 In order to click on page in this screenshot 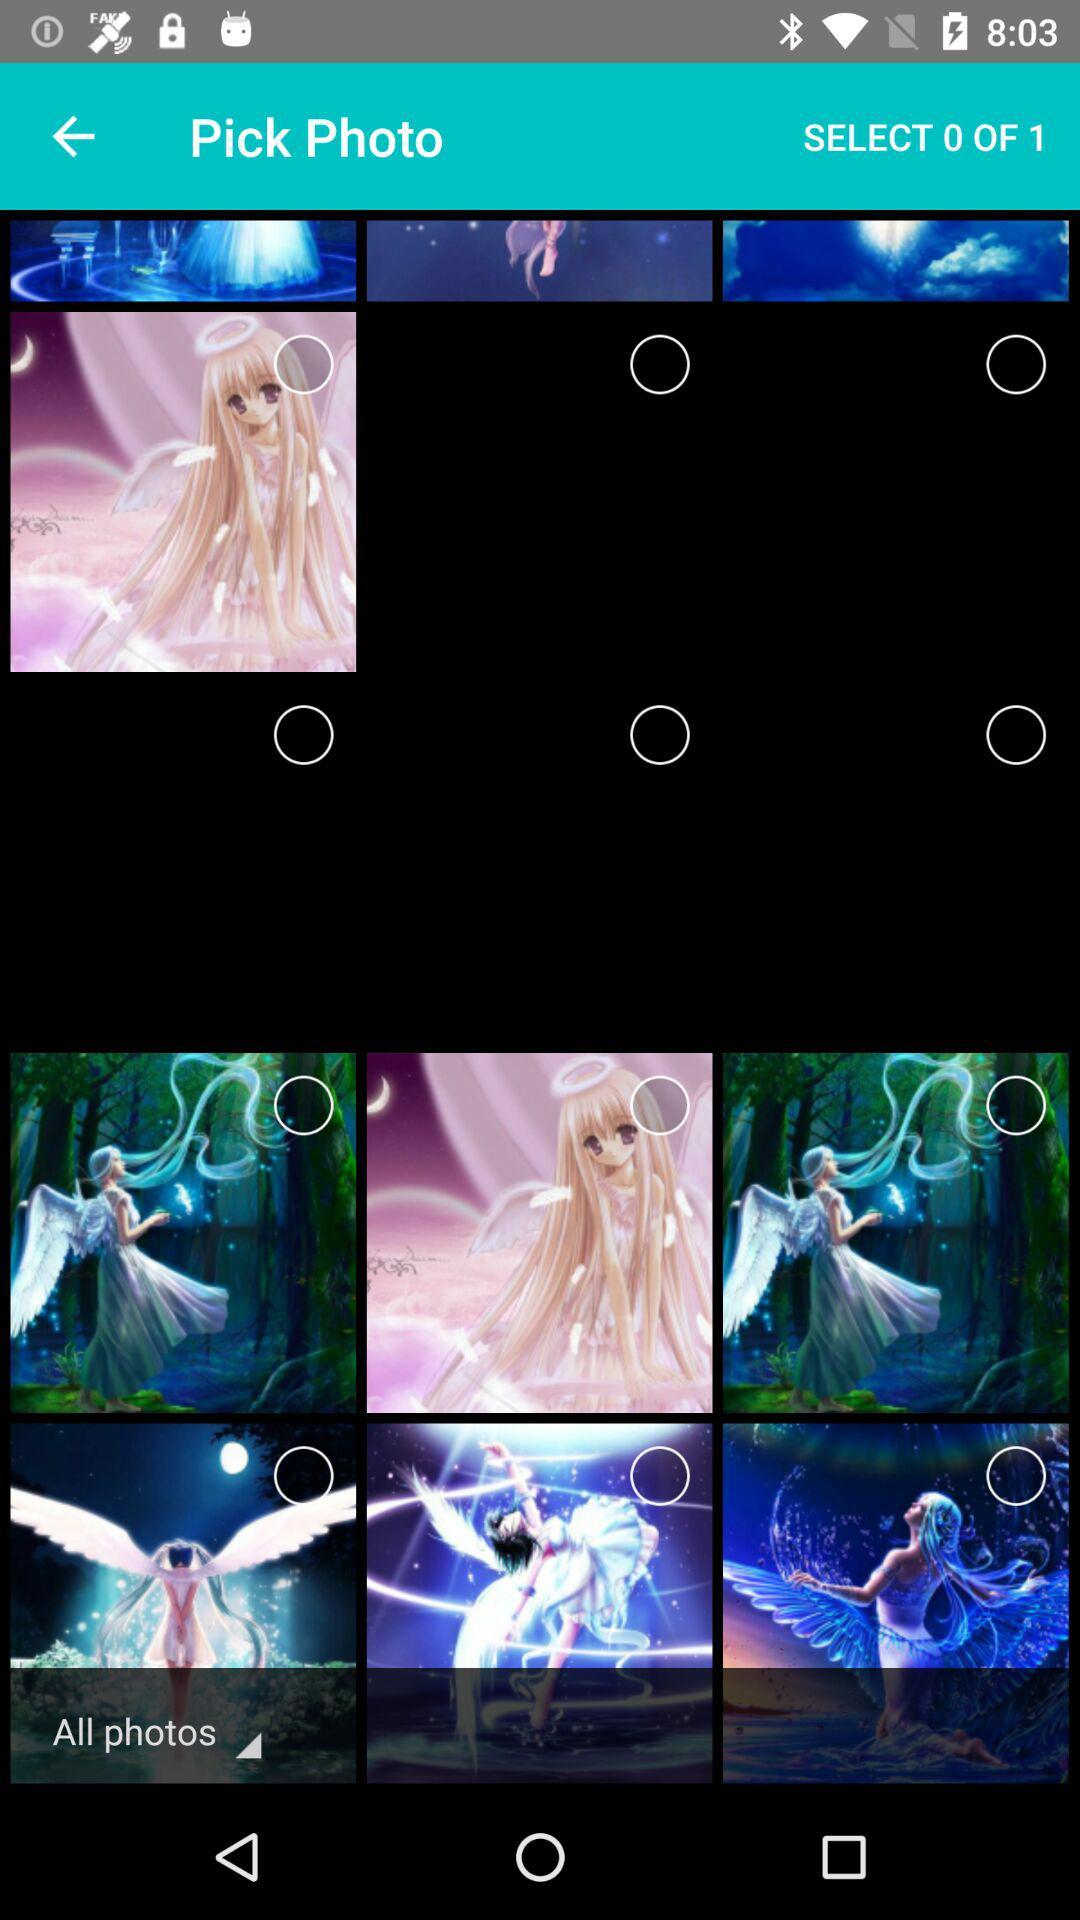, I will do `click(303, 733)`.